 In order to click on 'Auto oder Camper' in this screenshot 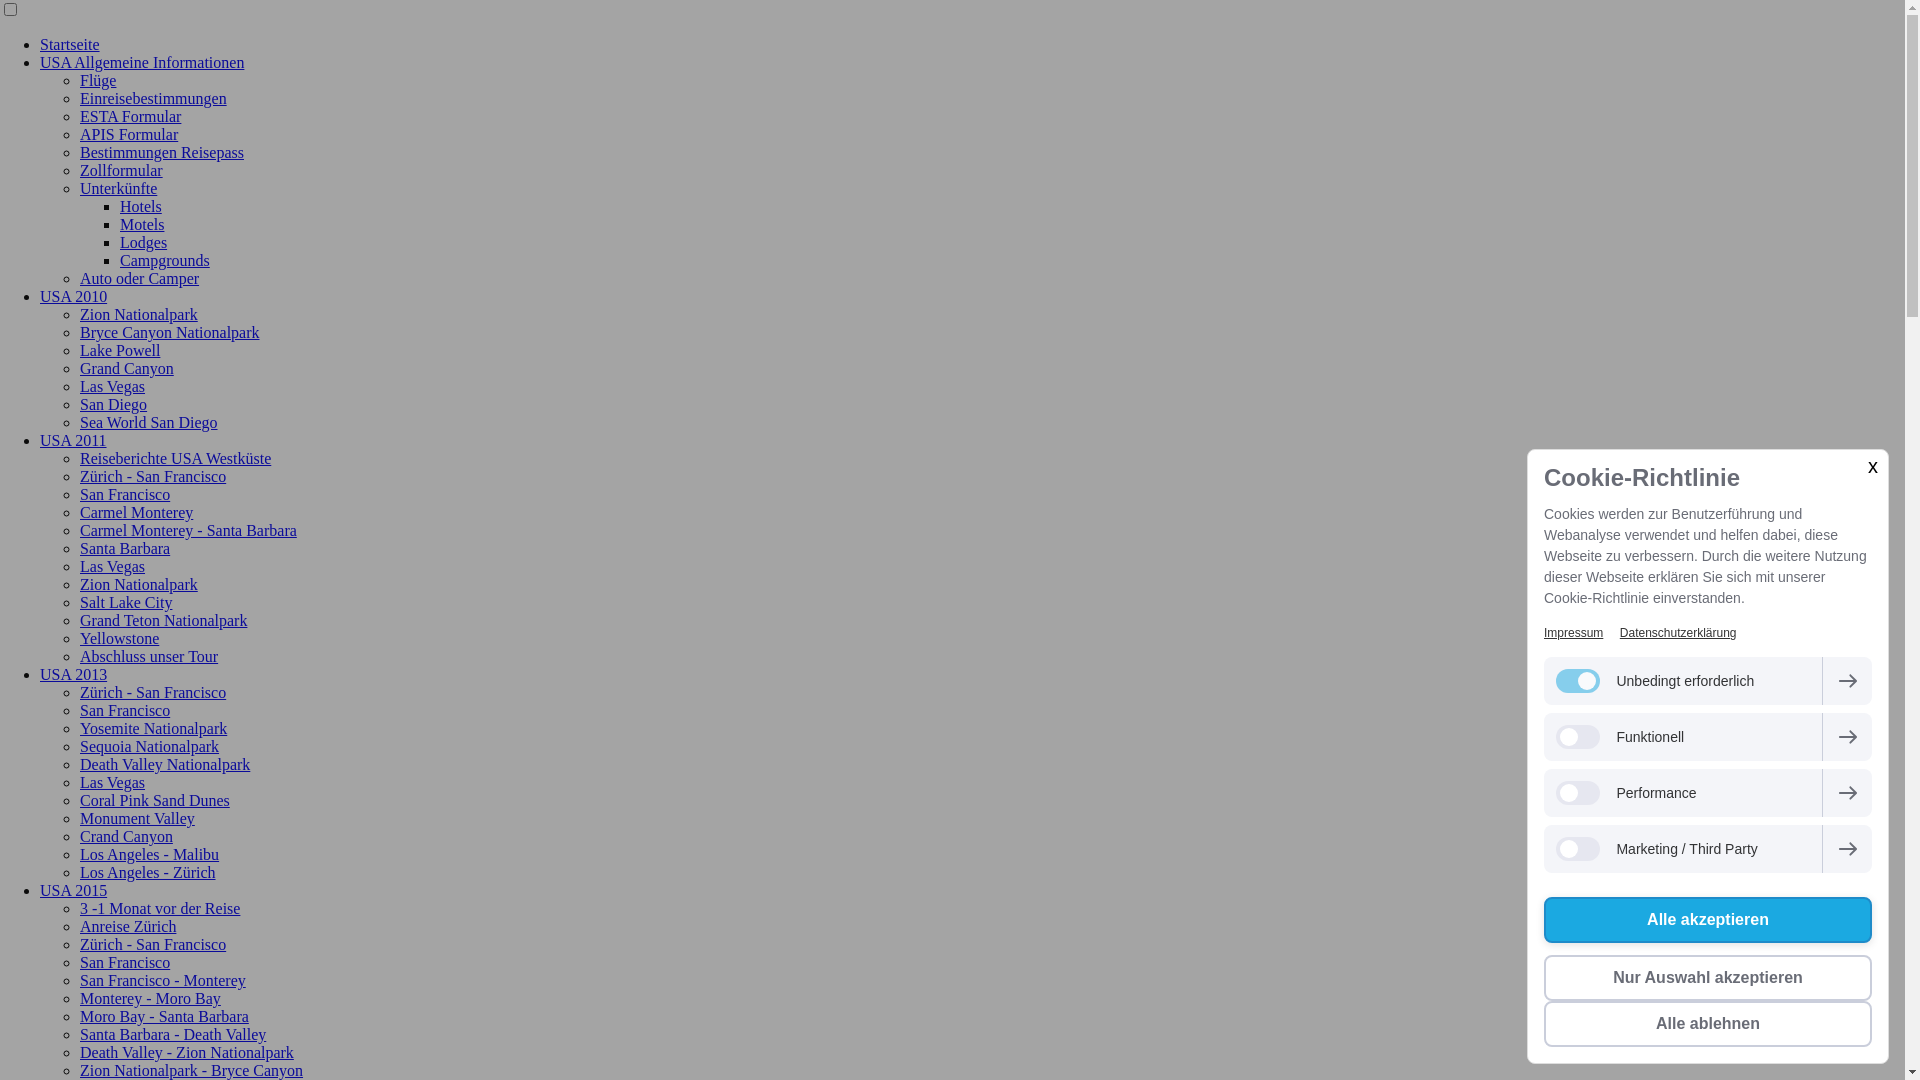, I will do `click(138, 278)`.